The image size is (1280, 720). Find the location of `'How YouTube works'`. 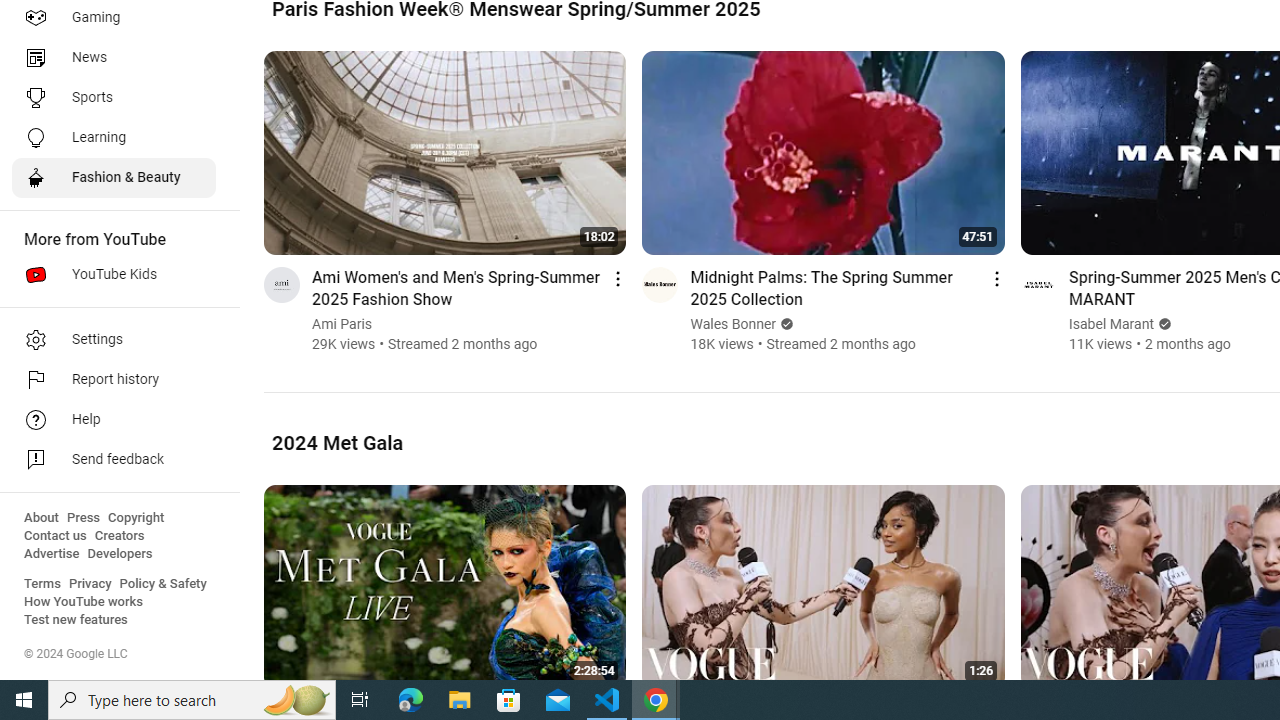

'How YouTube works' is located at coordinates (82, 601).